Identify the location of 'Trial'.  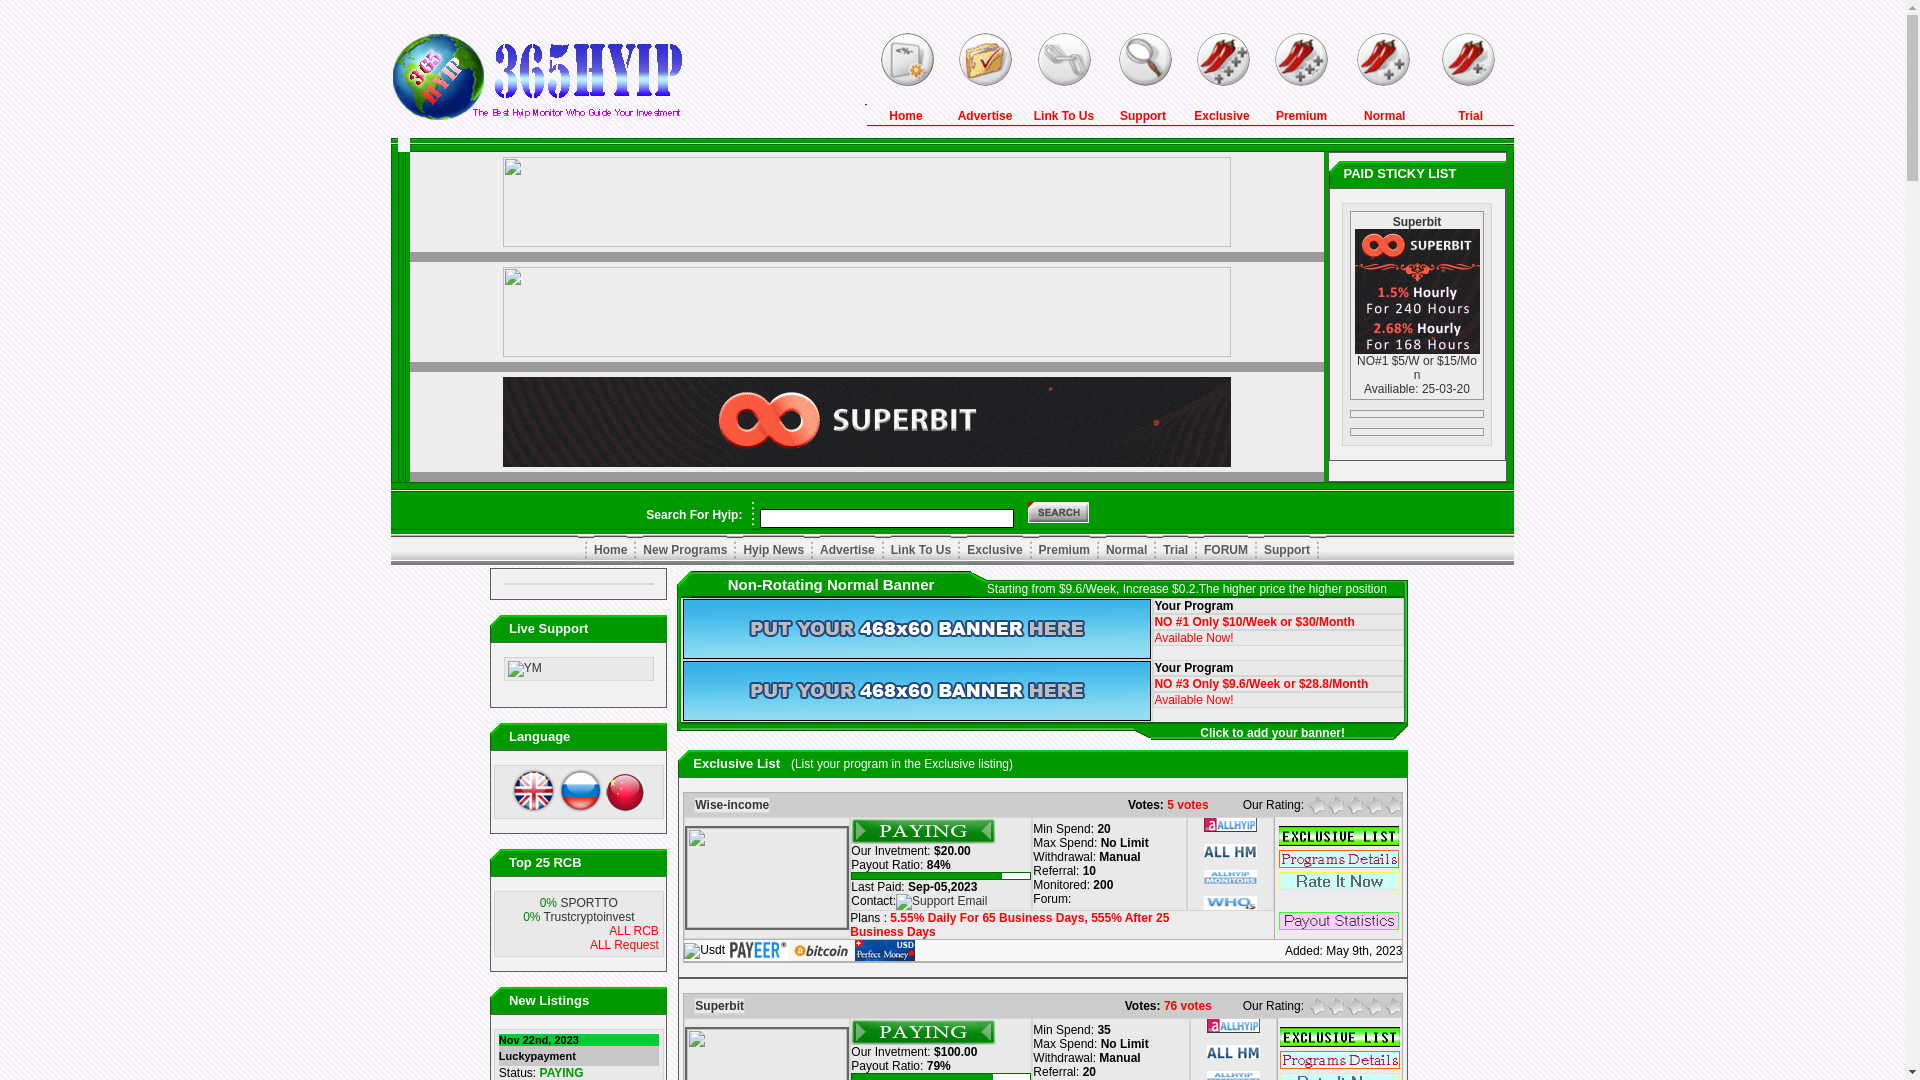
(1175, 550).